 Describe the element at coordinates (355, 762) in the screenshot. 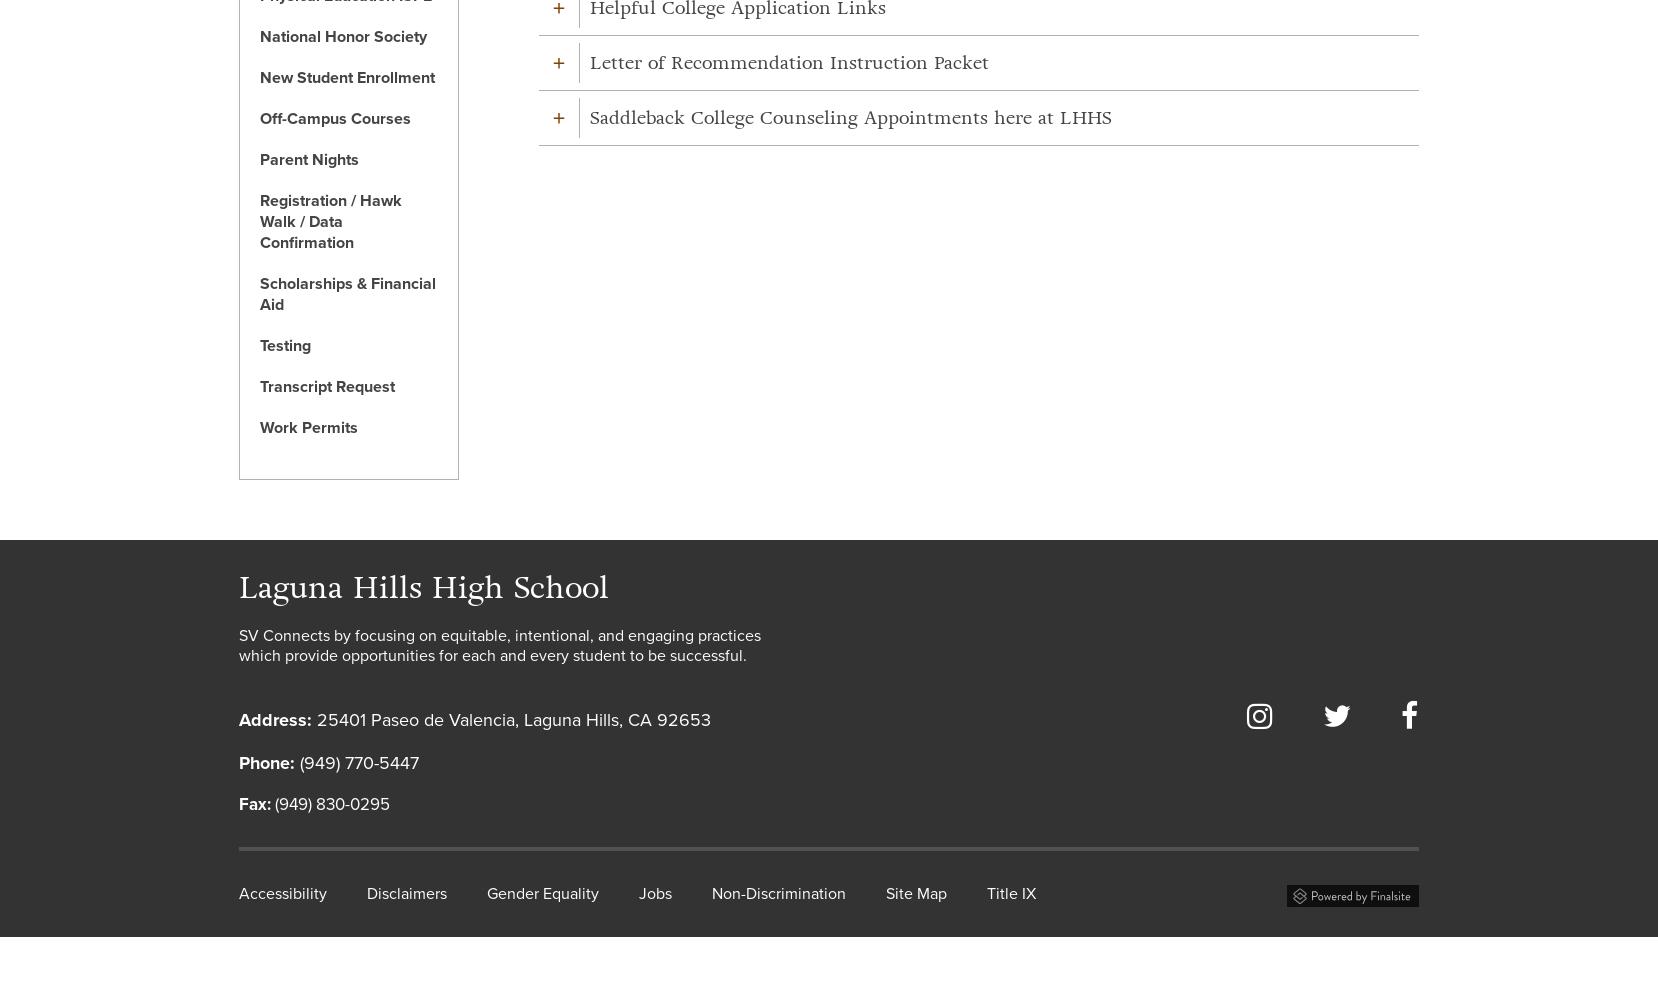

I see `'(949) 770-5447'` at that location.